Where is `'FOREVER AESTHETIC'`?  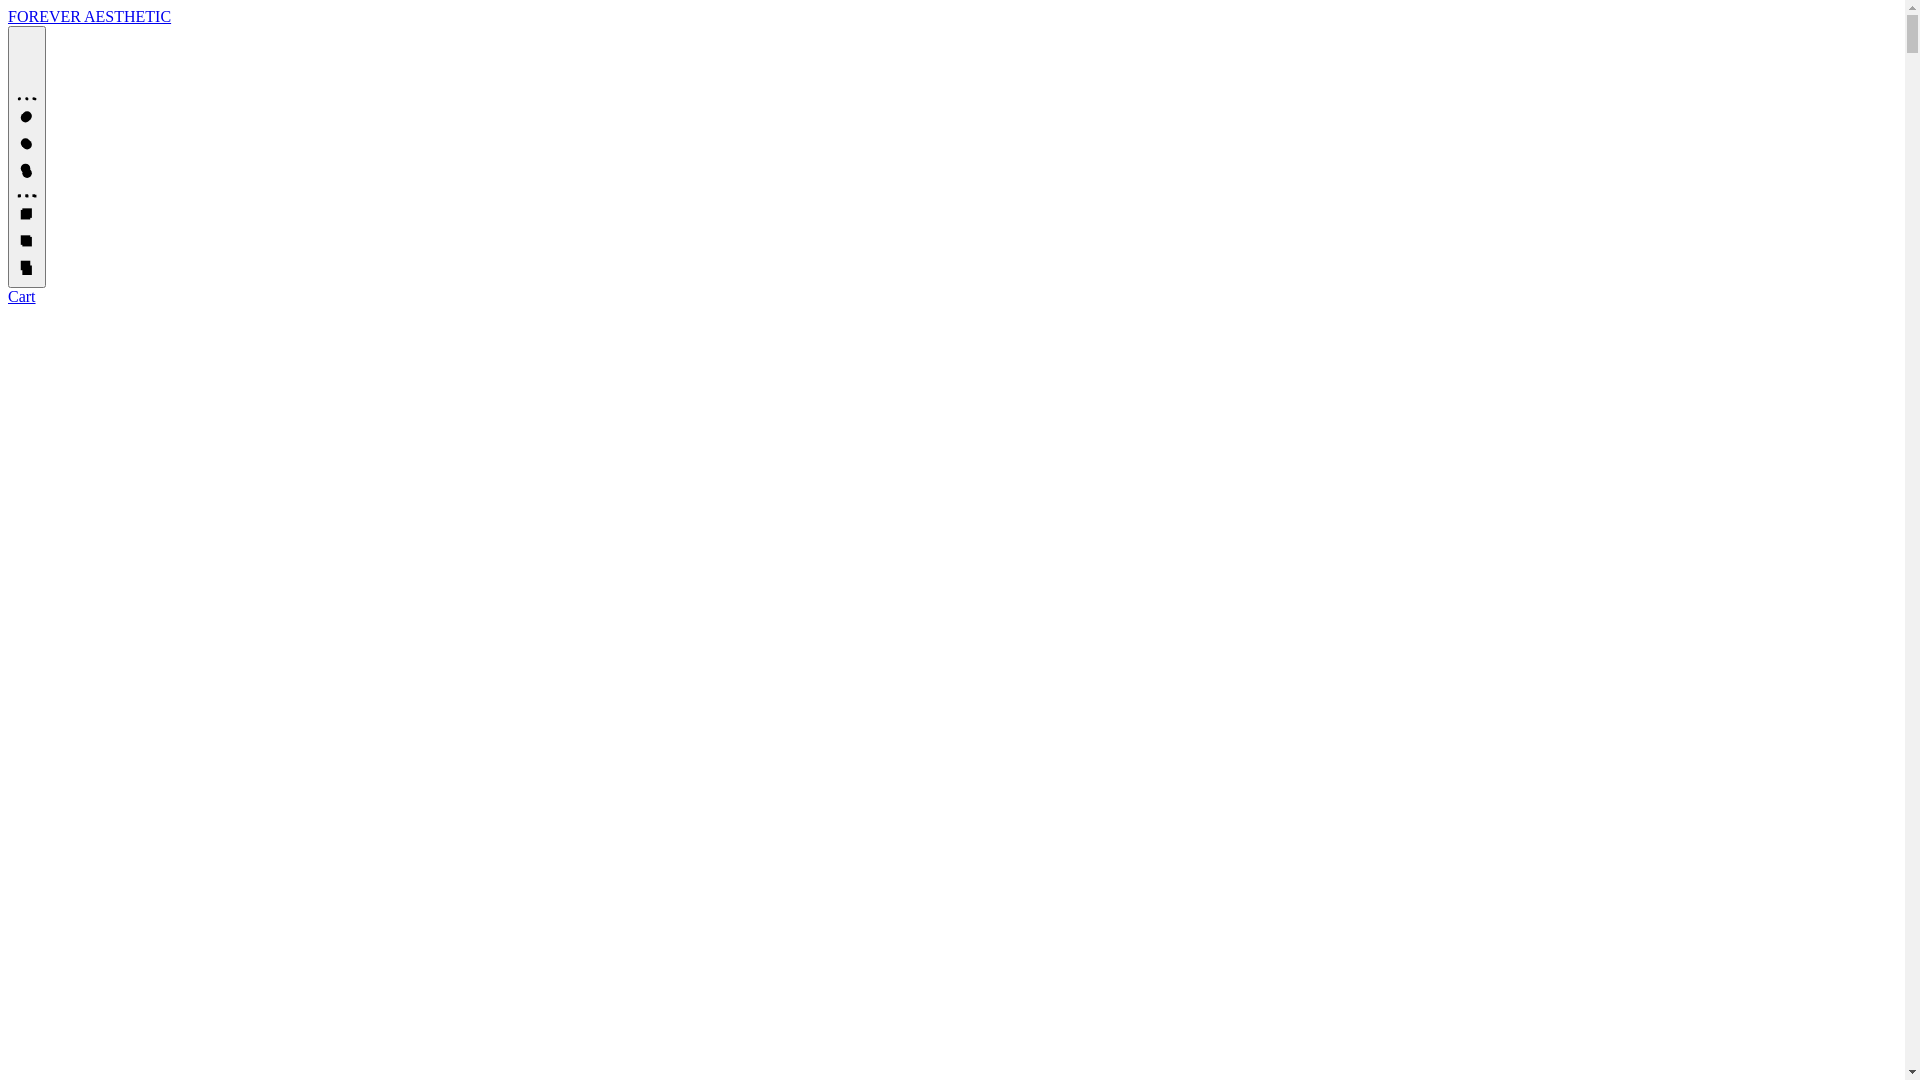
'FOREVER AESTHETIC' is located at coordinates (88, 16).